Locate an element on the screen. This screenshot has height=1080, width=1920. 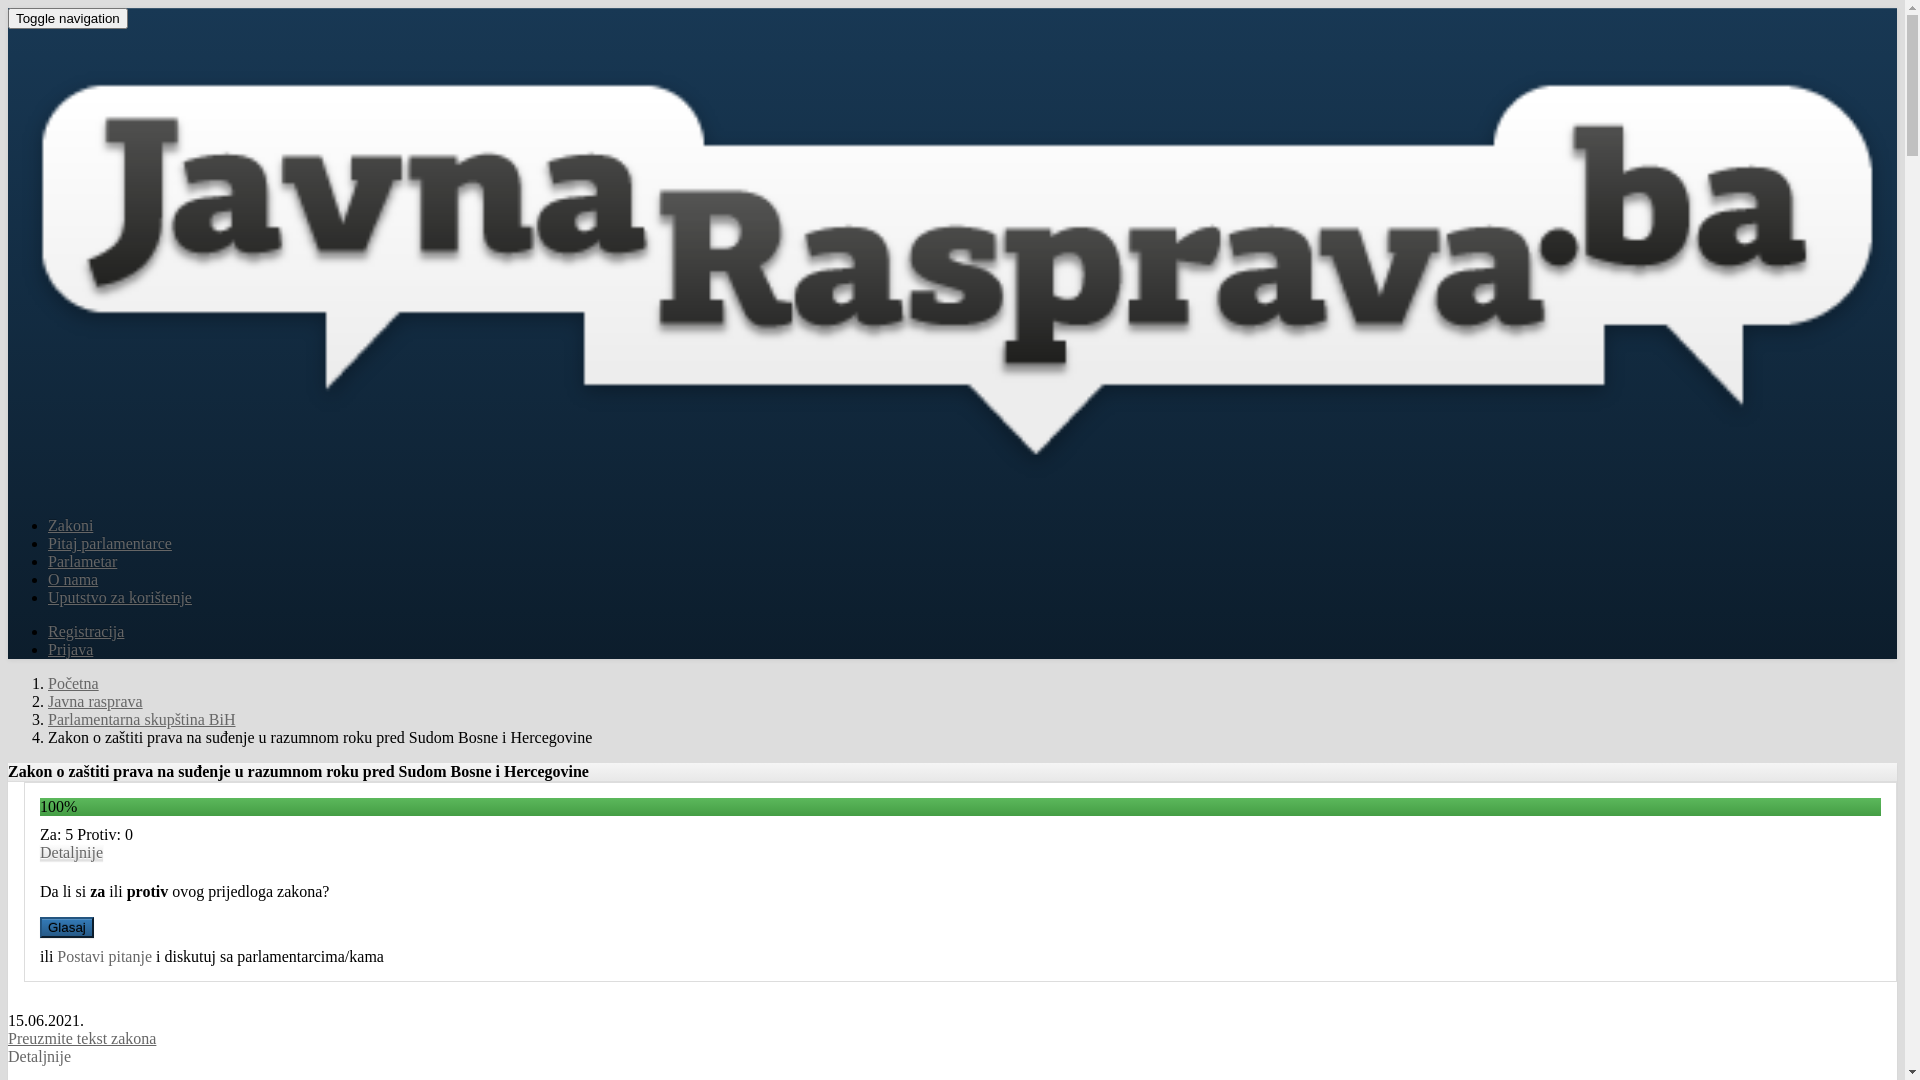
'Detaljnije' is located at coordinates (39, 1055).